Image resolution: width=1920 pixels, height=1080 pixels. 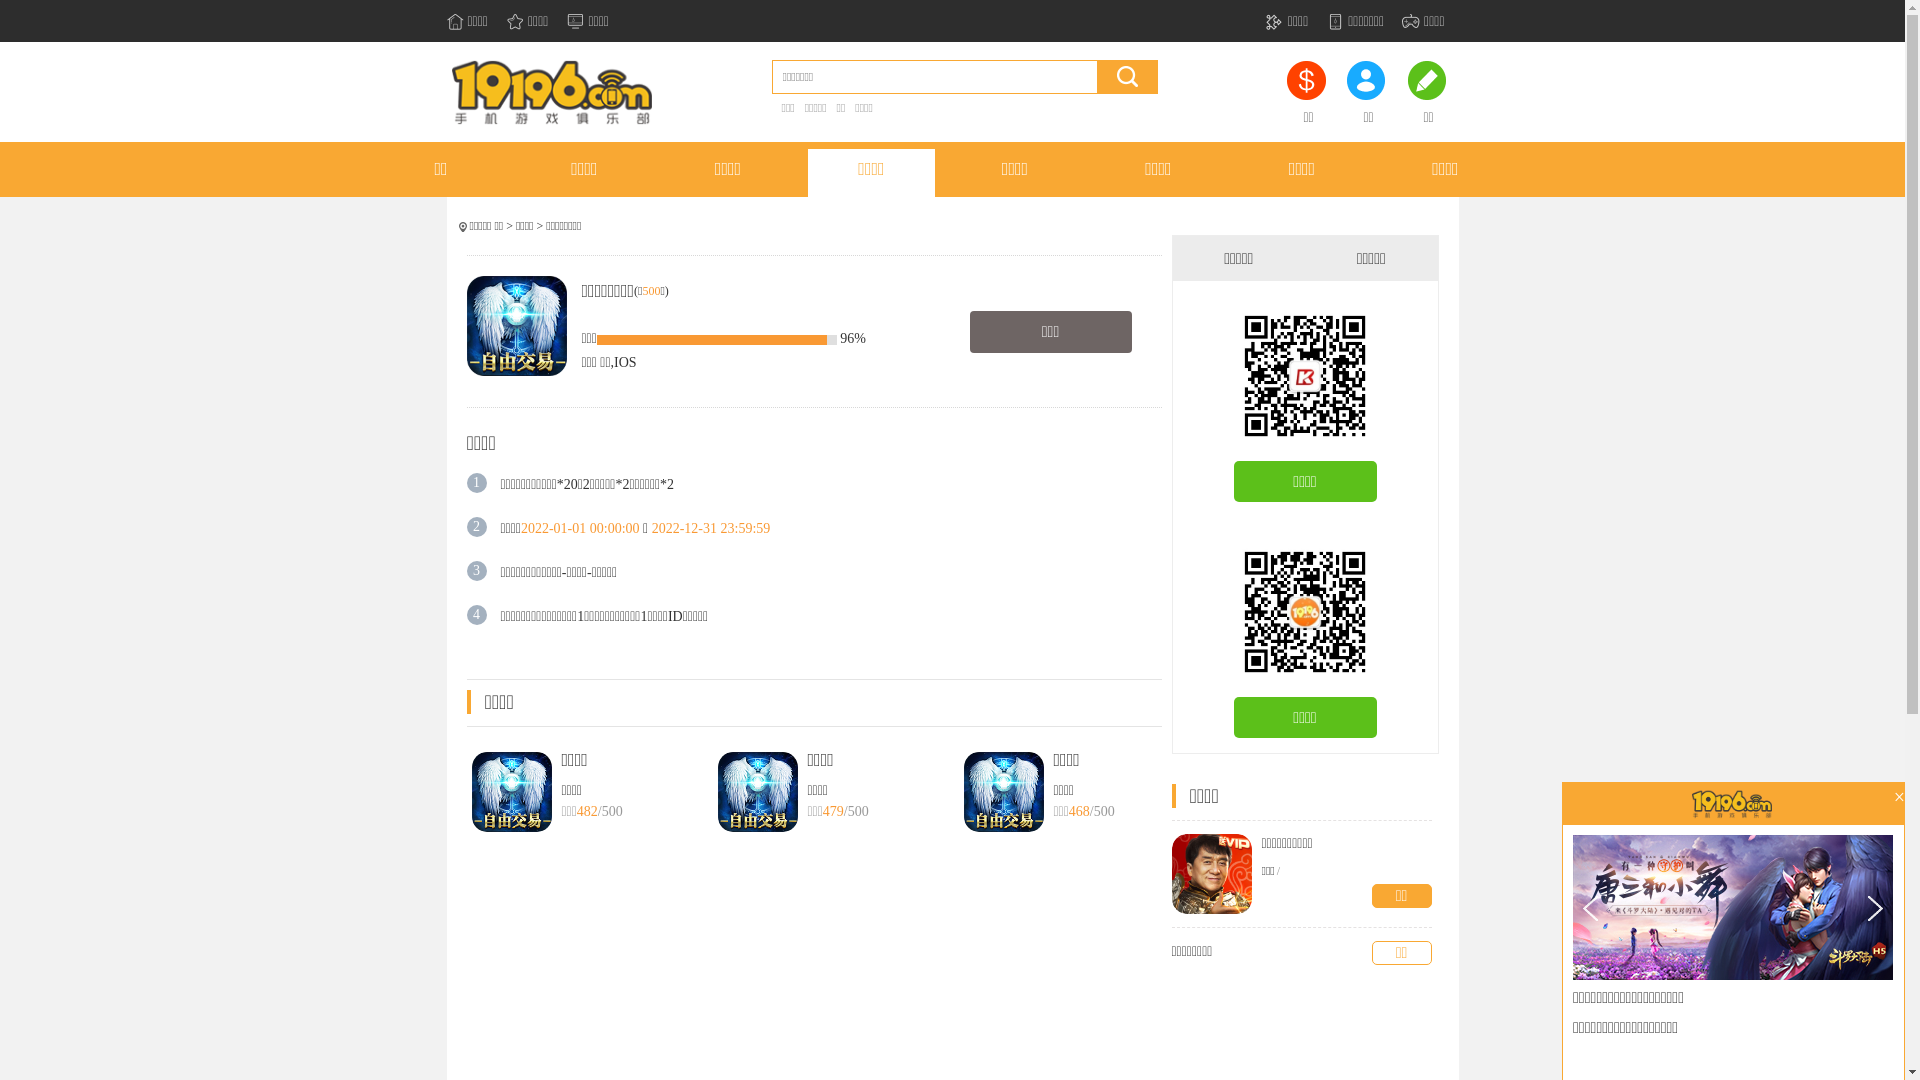 I want to click on '>', so click(x=1866, y=908).